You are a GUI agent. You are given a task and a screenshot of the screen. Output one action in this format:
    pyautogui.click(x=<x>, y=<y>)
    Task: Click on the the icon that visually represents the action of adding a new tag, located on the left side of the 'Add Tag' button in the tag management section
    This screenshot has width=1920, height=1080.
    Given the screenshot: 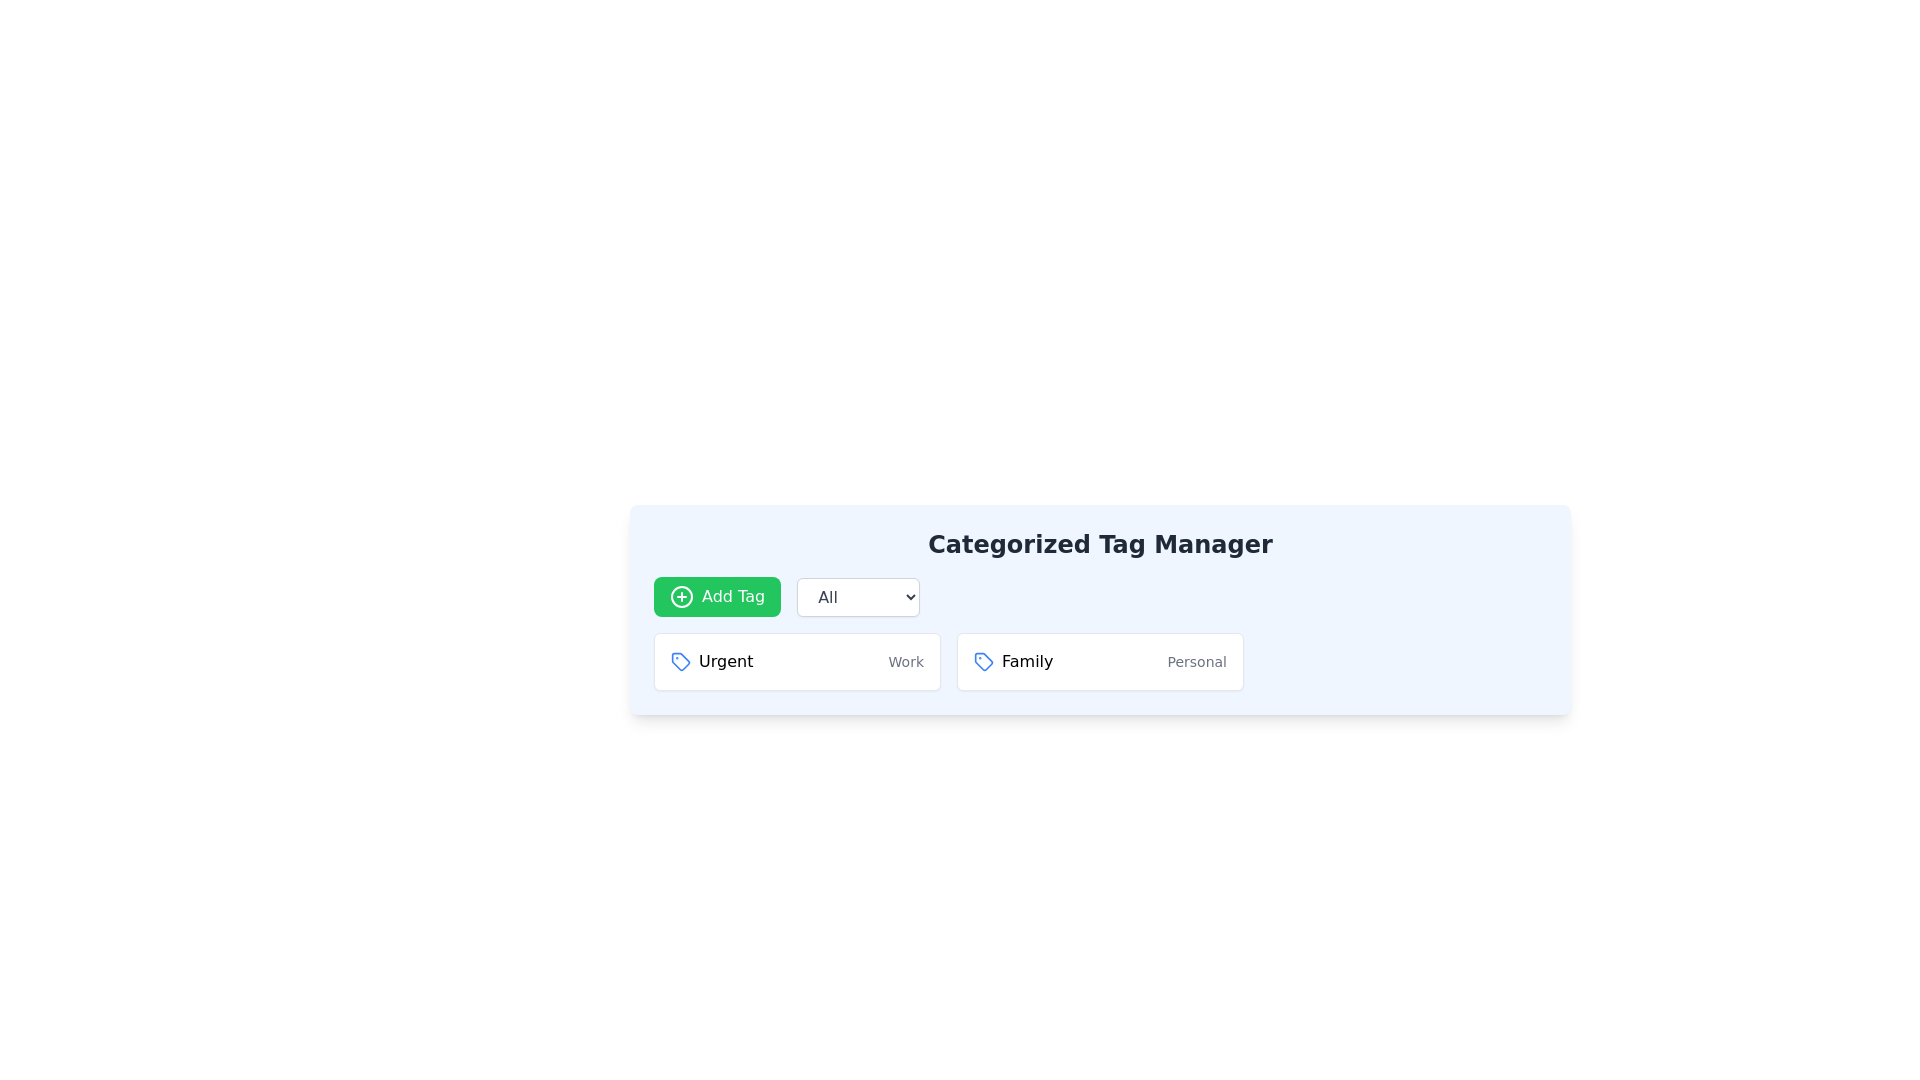 What is the action you would take?
    pyautogui.click(x=681, y=596)
    